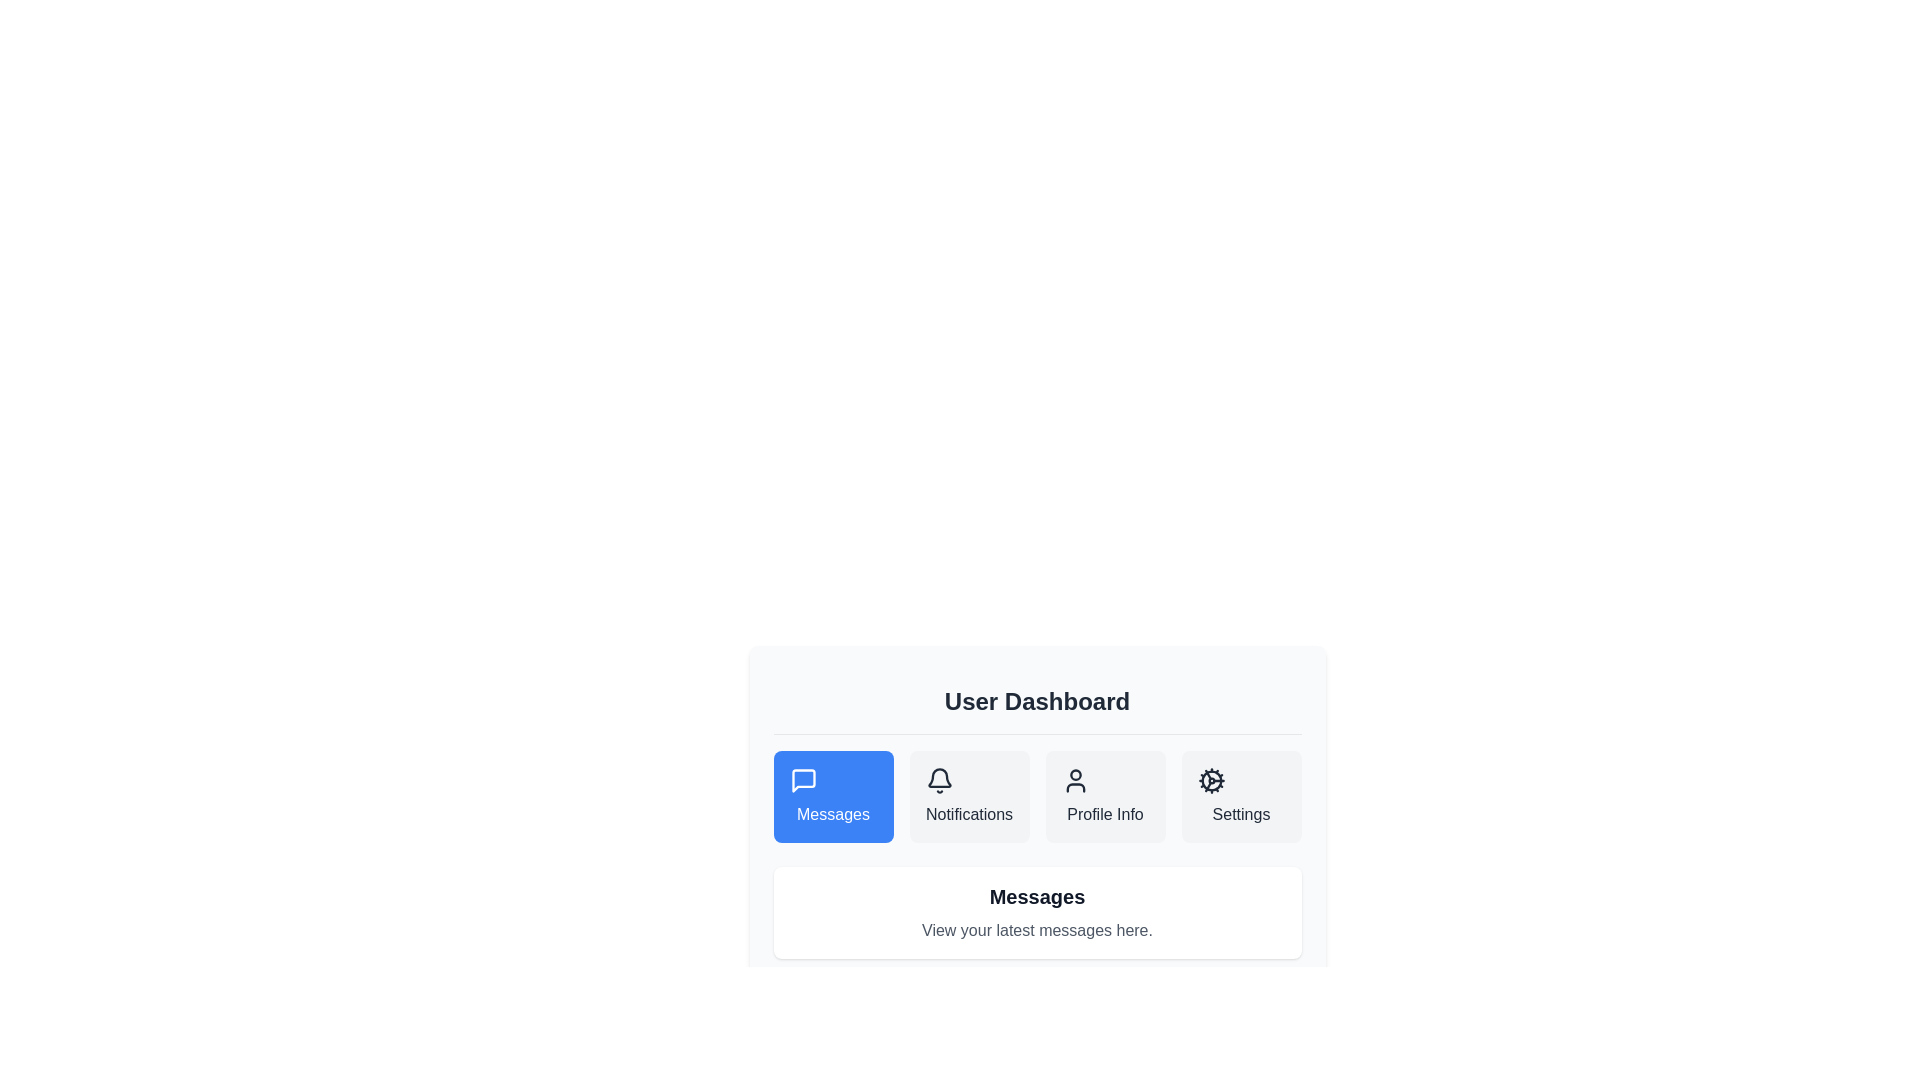 This screenshot has width=1920, height=1080. Describe the element at coordinates (1074, 779) in the screenshot. I see `the Profile Info icon to inspect it` at that location.